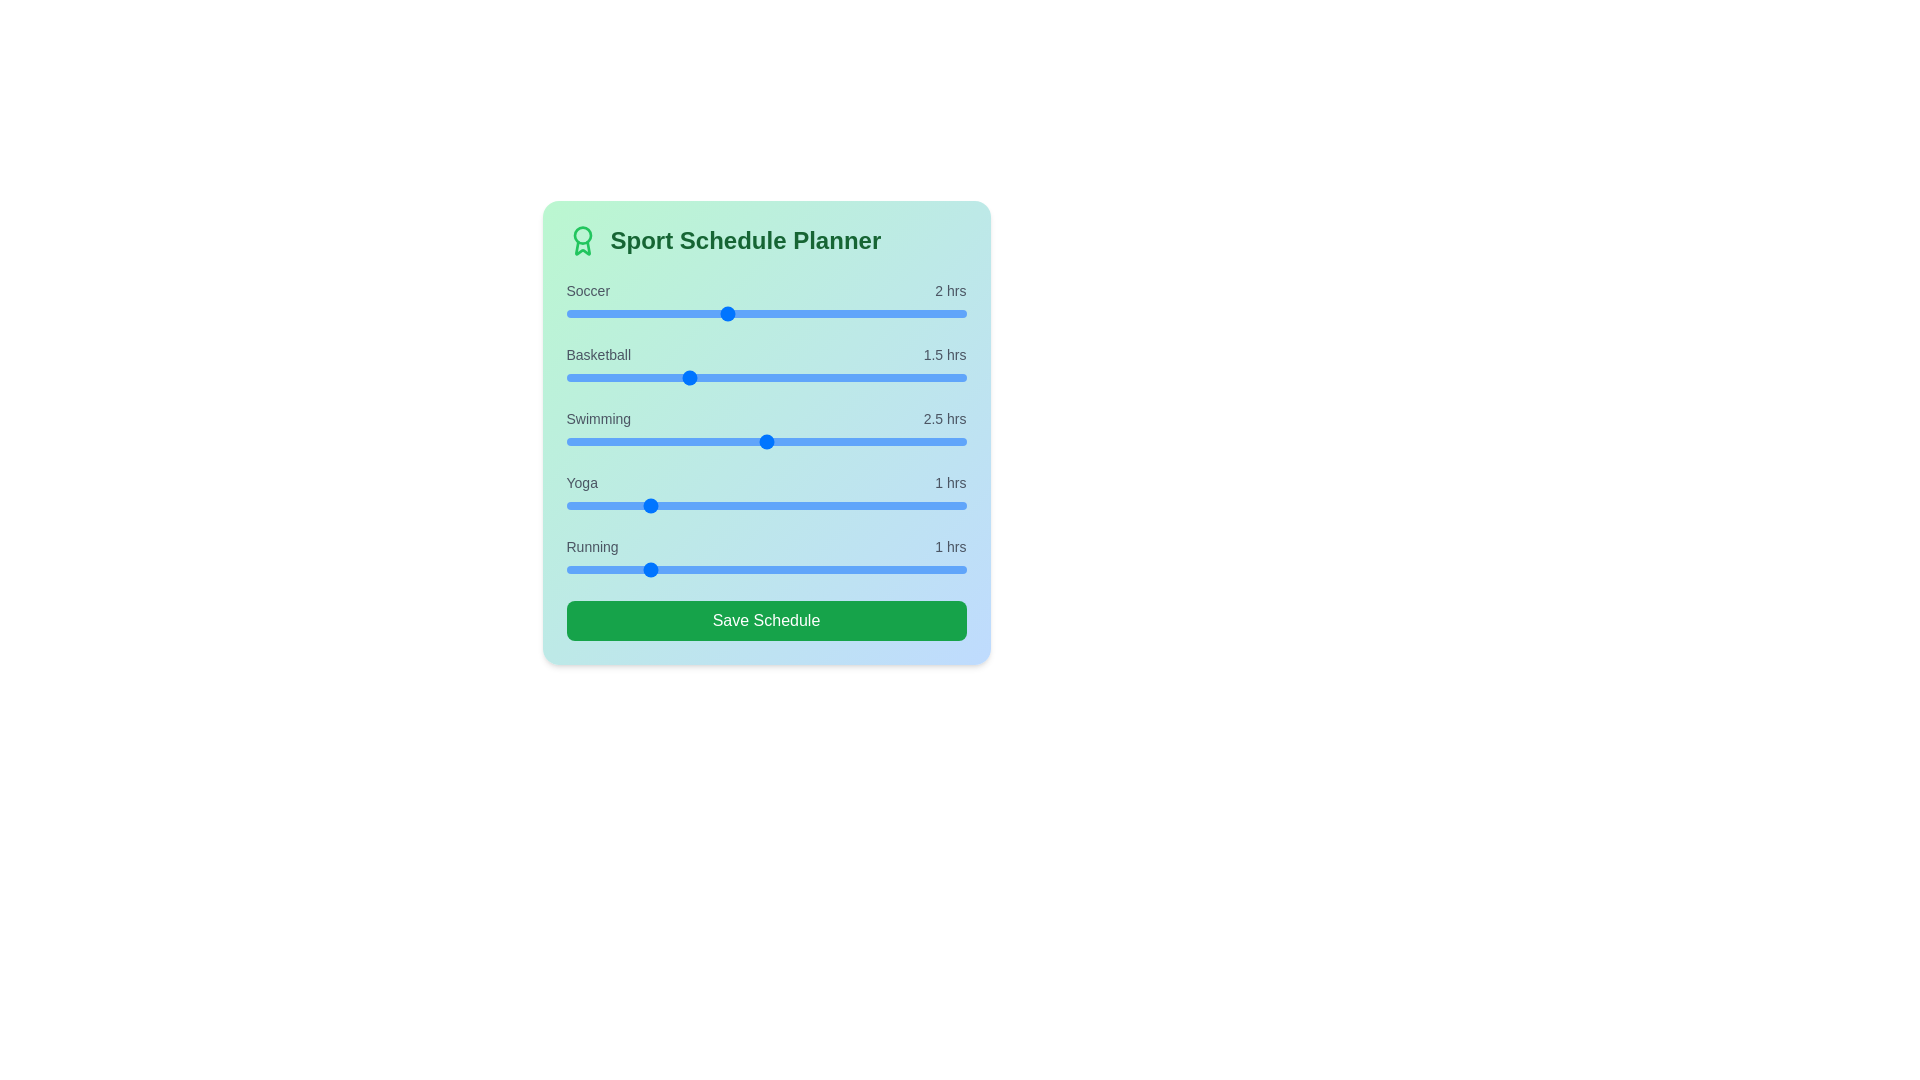 This screenshot has width=1920, height=1080. I want to click on the Swimming slider to allocate 0 hours, so click(565, 441).